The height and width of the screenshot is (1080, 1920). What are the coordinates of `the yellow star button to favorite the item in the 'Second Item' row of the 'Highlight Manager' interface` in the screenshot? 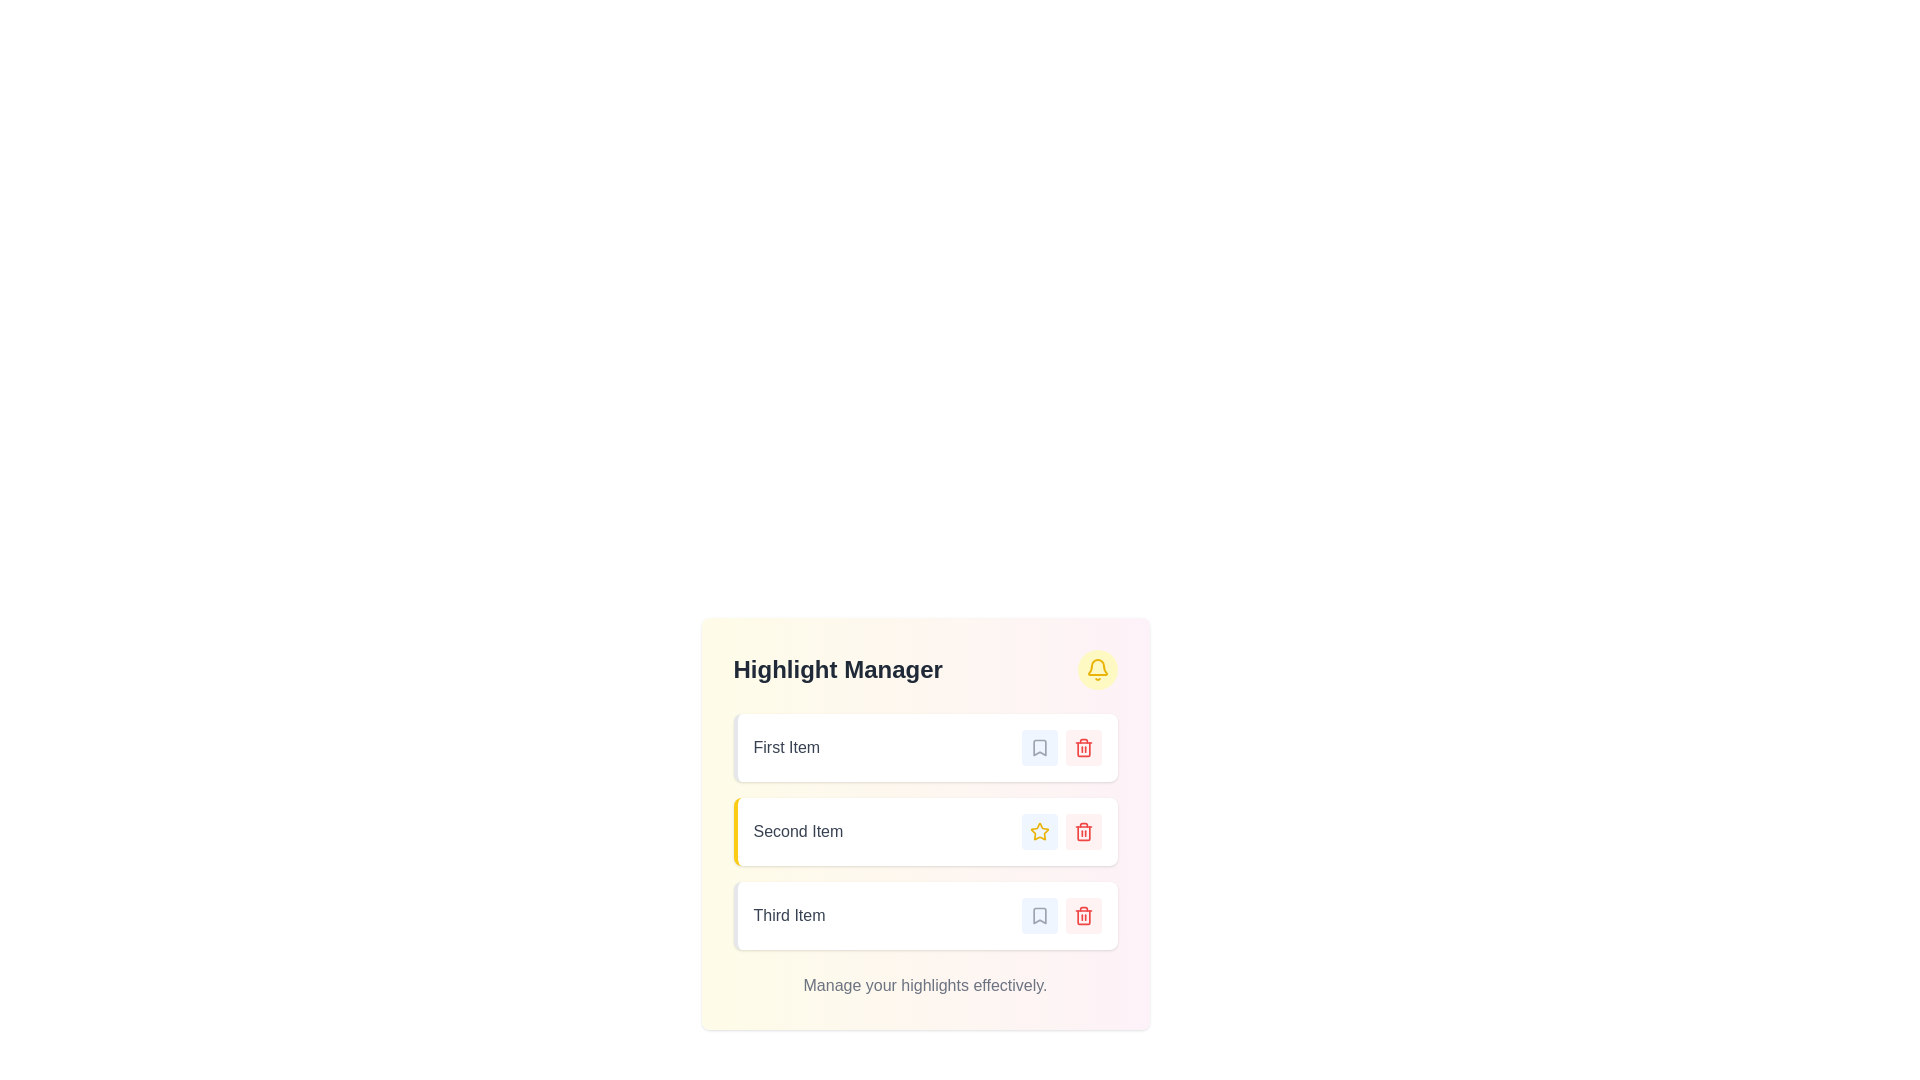 It's located at (1060, 832).